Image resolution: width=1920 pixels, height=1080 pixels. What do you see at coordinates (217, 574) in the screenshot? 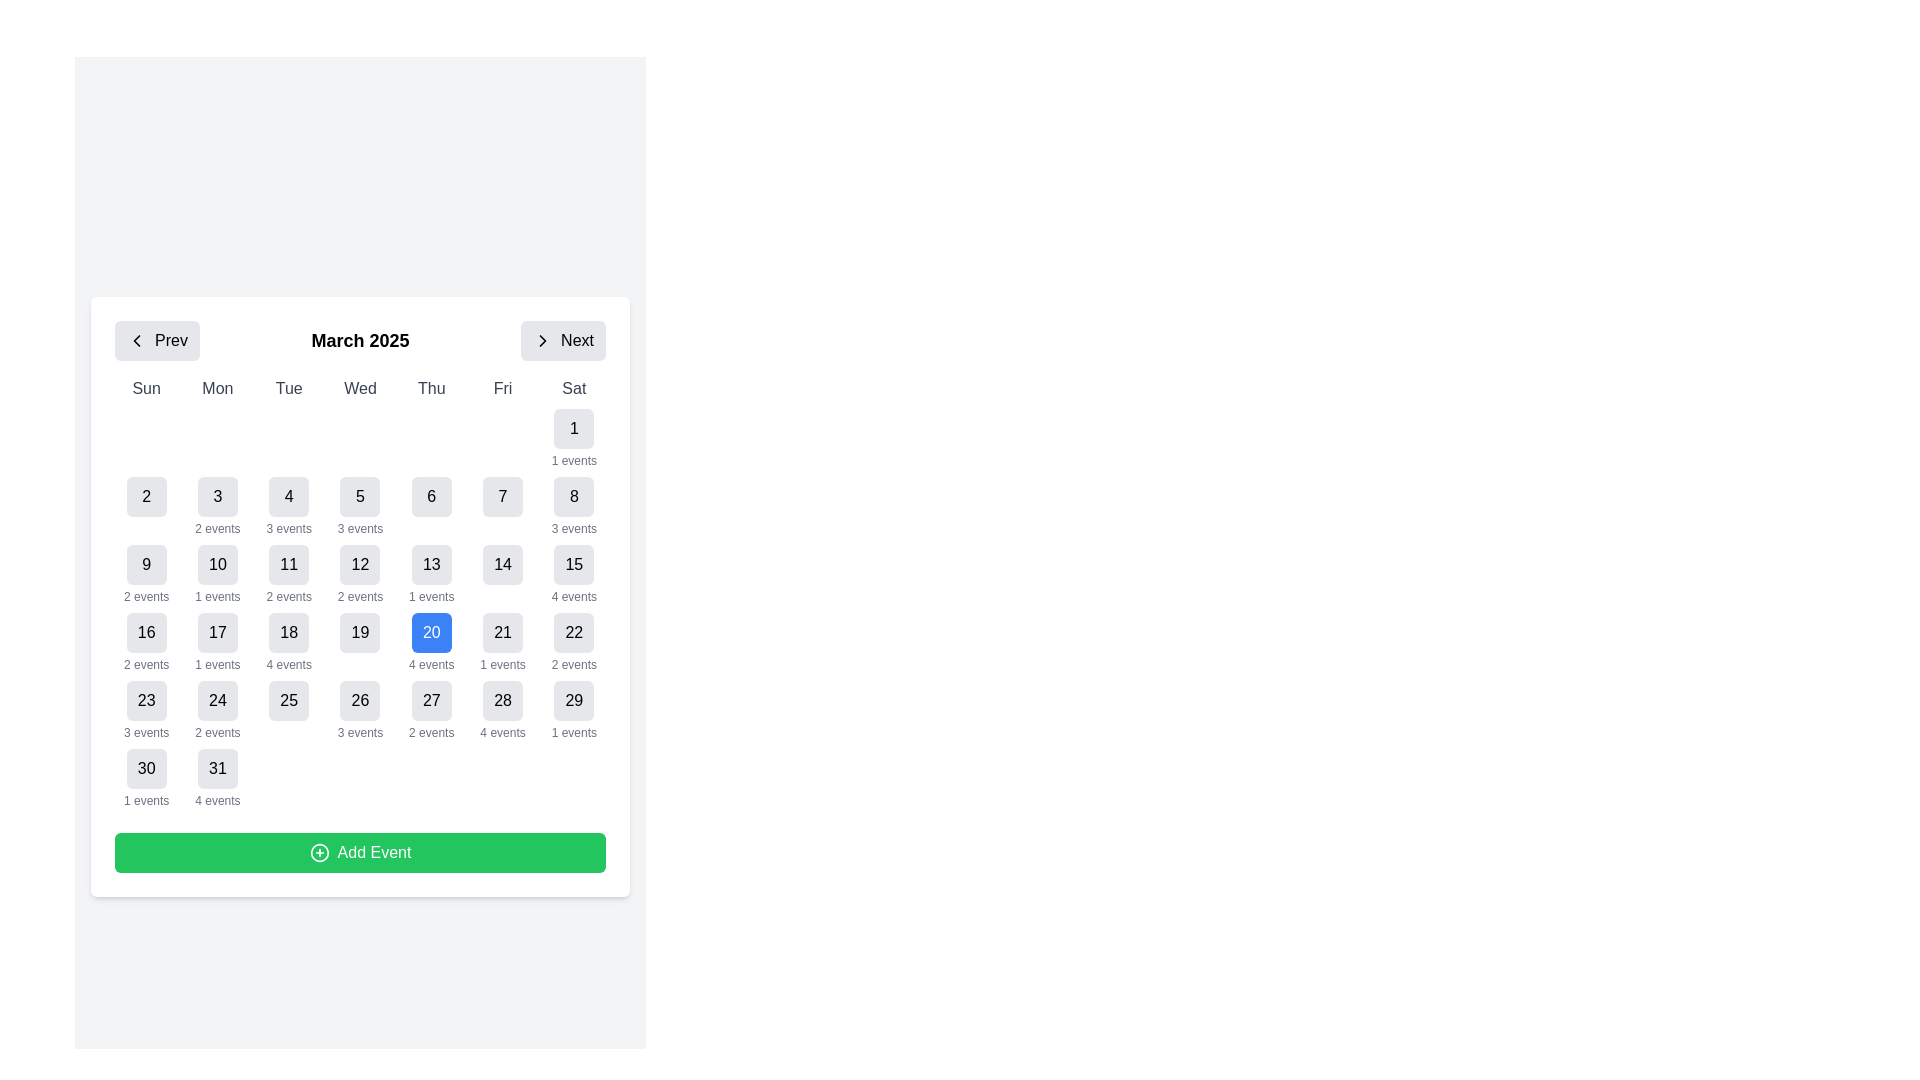
I see `the Date button displaying the number '10' with the event count '1 events' in the second column of the second row of the calendar grid for March 2025` at bounding box center [217, 574].